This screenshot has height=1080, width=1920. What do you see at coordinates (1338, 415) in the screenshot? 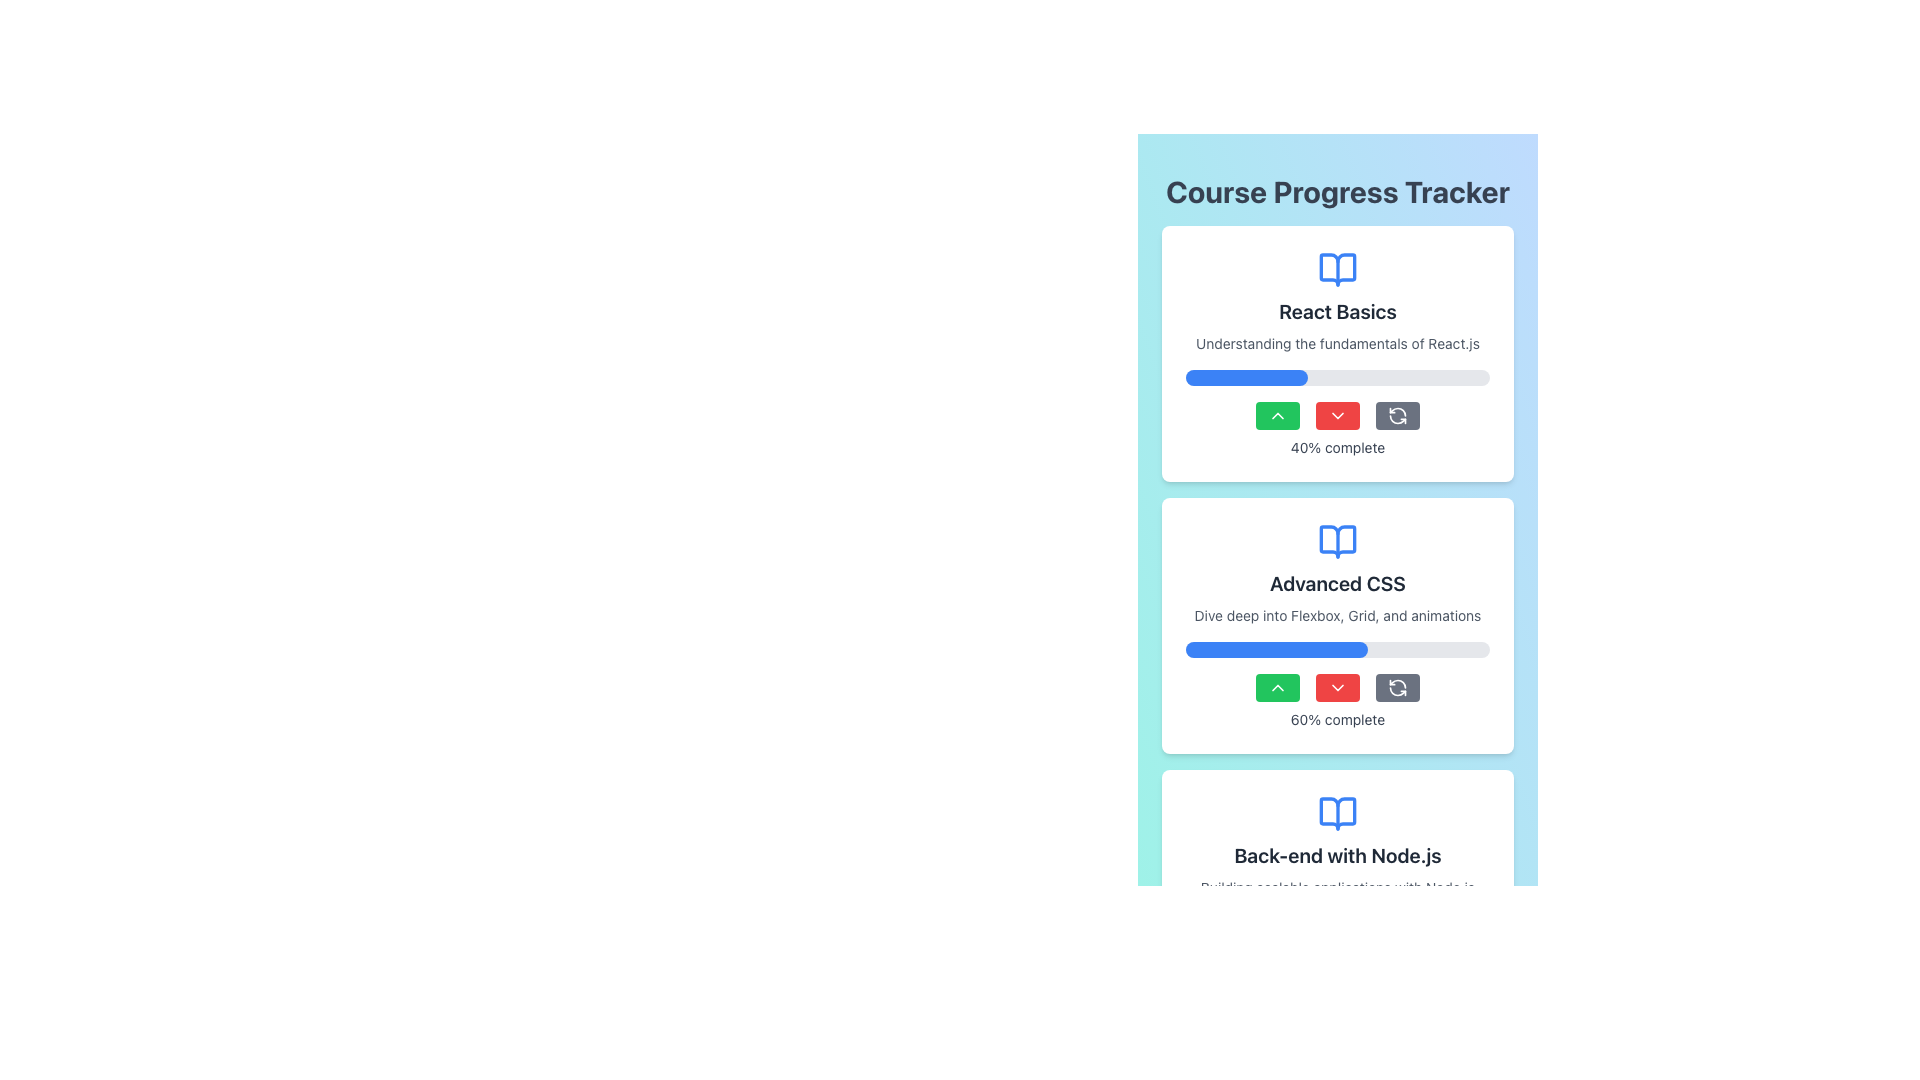
I see `the control panel buttons for 'React Basics' located below the progress bar and '40% complete' text in the 'Course Progress Tracker' interface` at bounding box center [1338, 415].